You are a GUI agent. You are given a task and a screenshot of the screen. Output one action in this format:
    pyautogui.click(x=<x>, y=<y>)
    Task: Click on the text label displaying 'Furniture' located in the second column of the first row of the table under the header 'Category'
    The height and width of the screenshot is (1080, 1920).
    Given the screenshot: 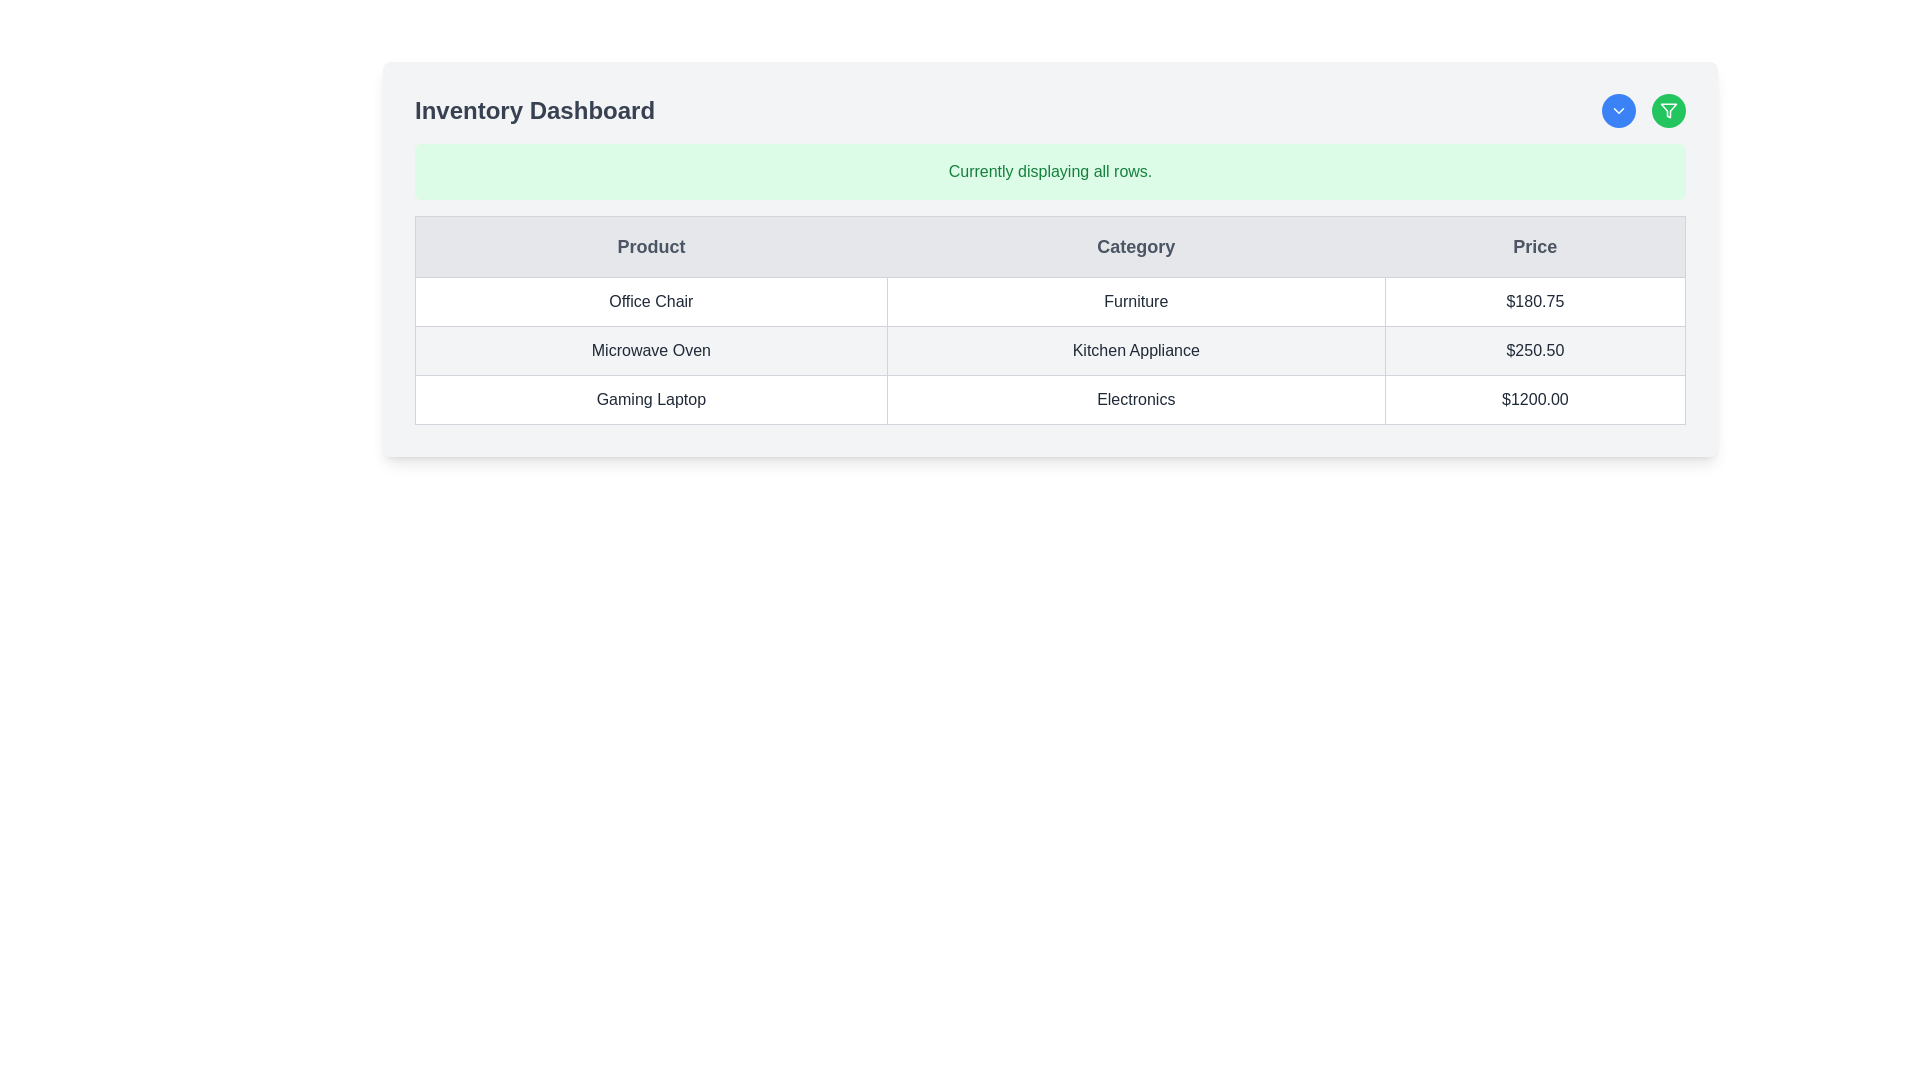 What is the action you would take?
    pyautogui.click(x=1136, y=301)
    